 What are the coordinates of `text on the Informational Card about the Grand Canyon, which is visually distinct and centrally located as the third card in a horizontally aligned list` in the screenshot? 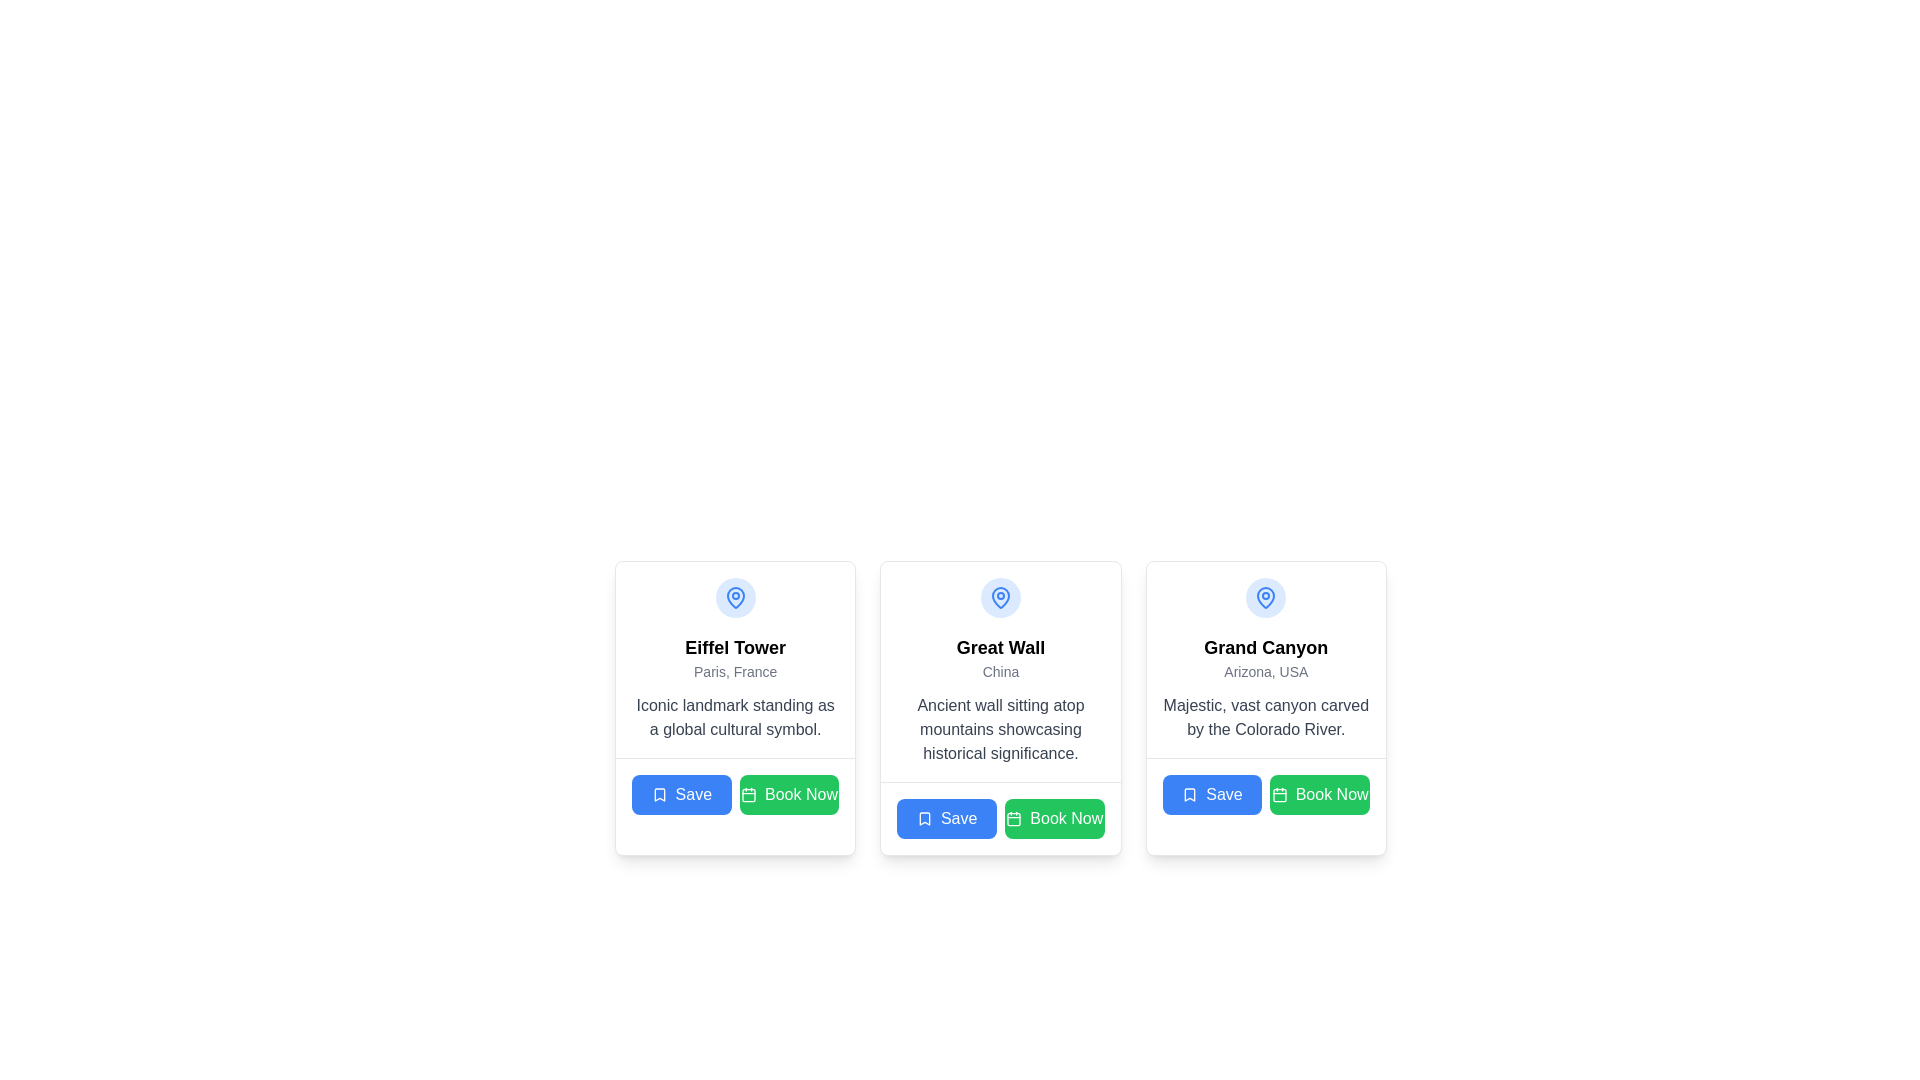 It's located at (1265, 659).